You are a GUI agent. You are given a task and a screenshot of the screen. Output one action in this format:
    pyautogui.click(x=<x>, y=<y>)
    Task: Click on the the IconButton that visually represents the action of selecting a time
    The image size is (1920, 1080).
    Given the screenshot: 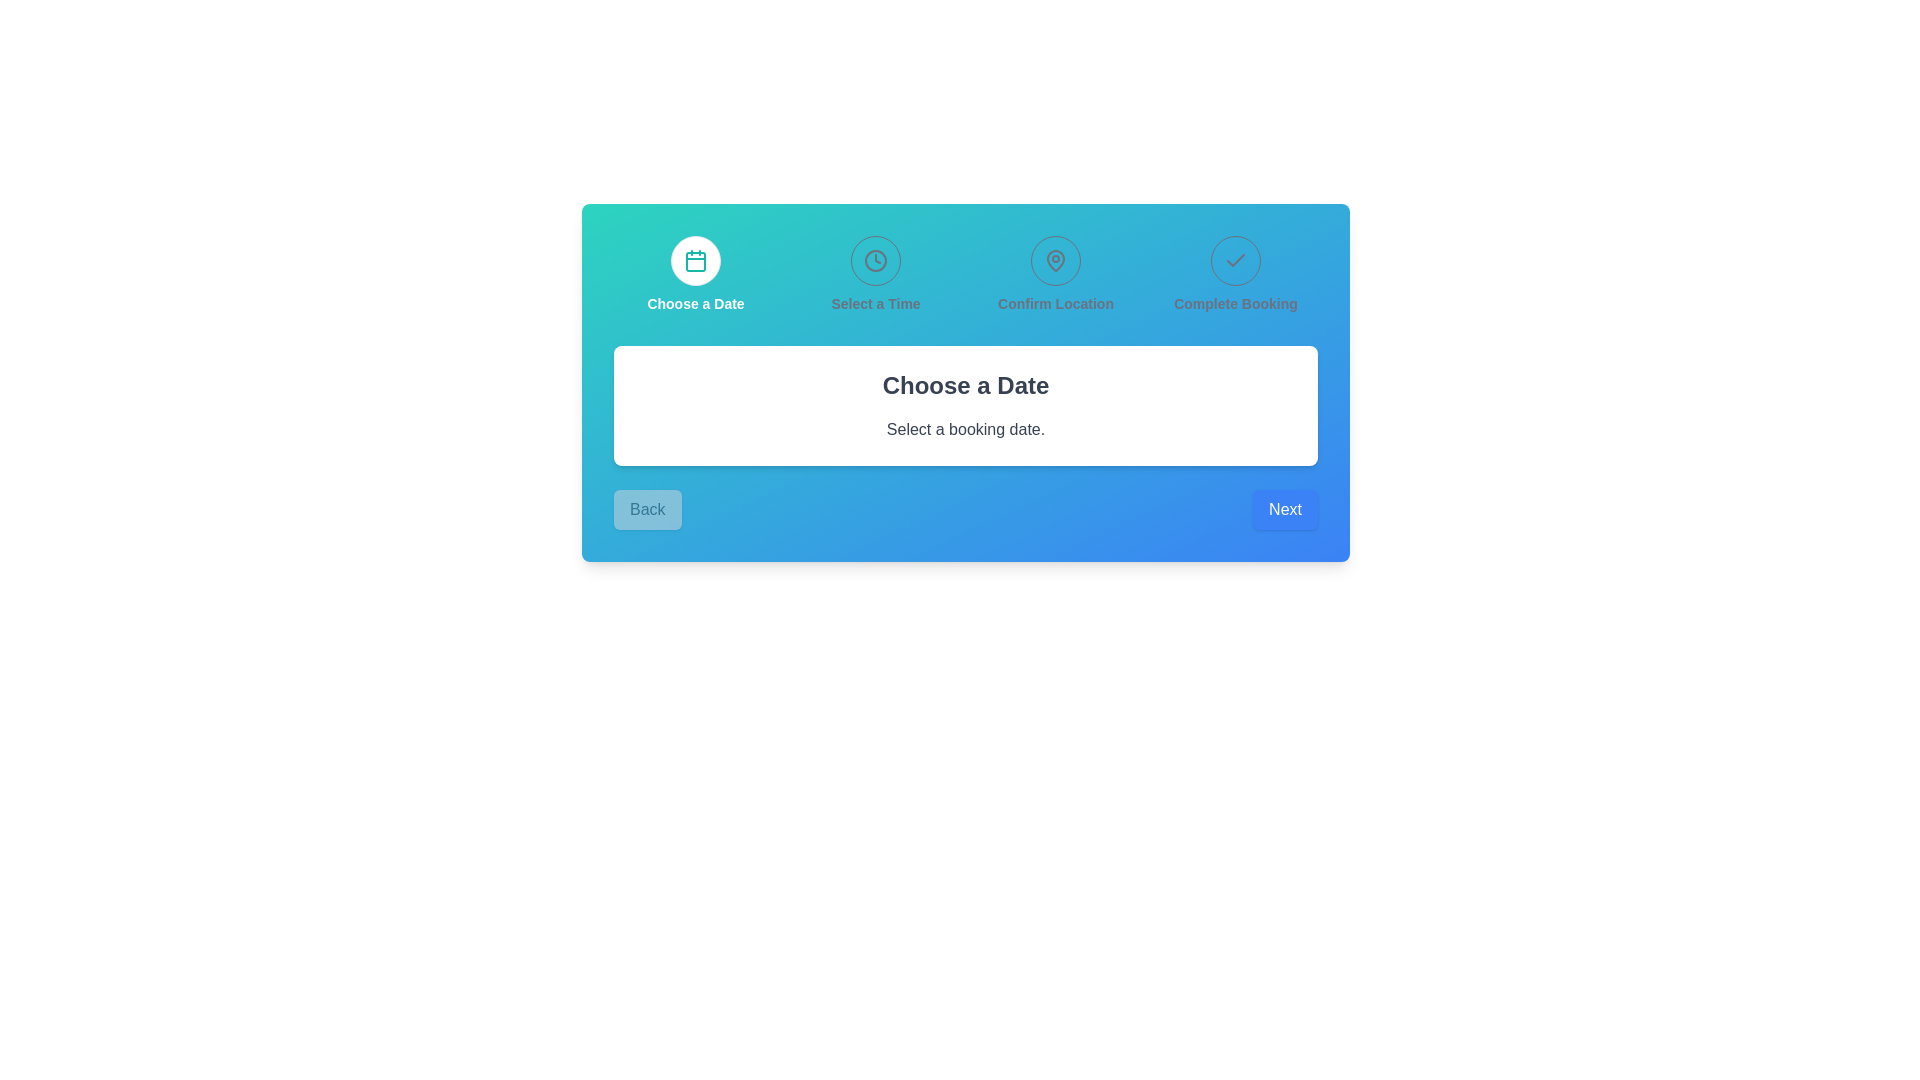 What is the action you would take?
    pyautogui.click(x=875, y=260)
    